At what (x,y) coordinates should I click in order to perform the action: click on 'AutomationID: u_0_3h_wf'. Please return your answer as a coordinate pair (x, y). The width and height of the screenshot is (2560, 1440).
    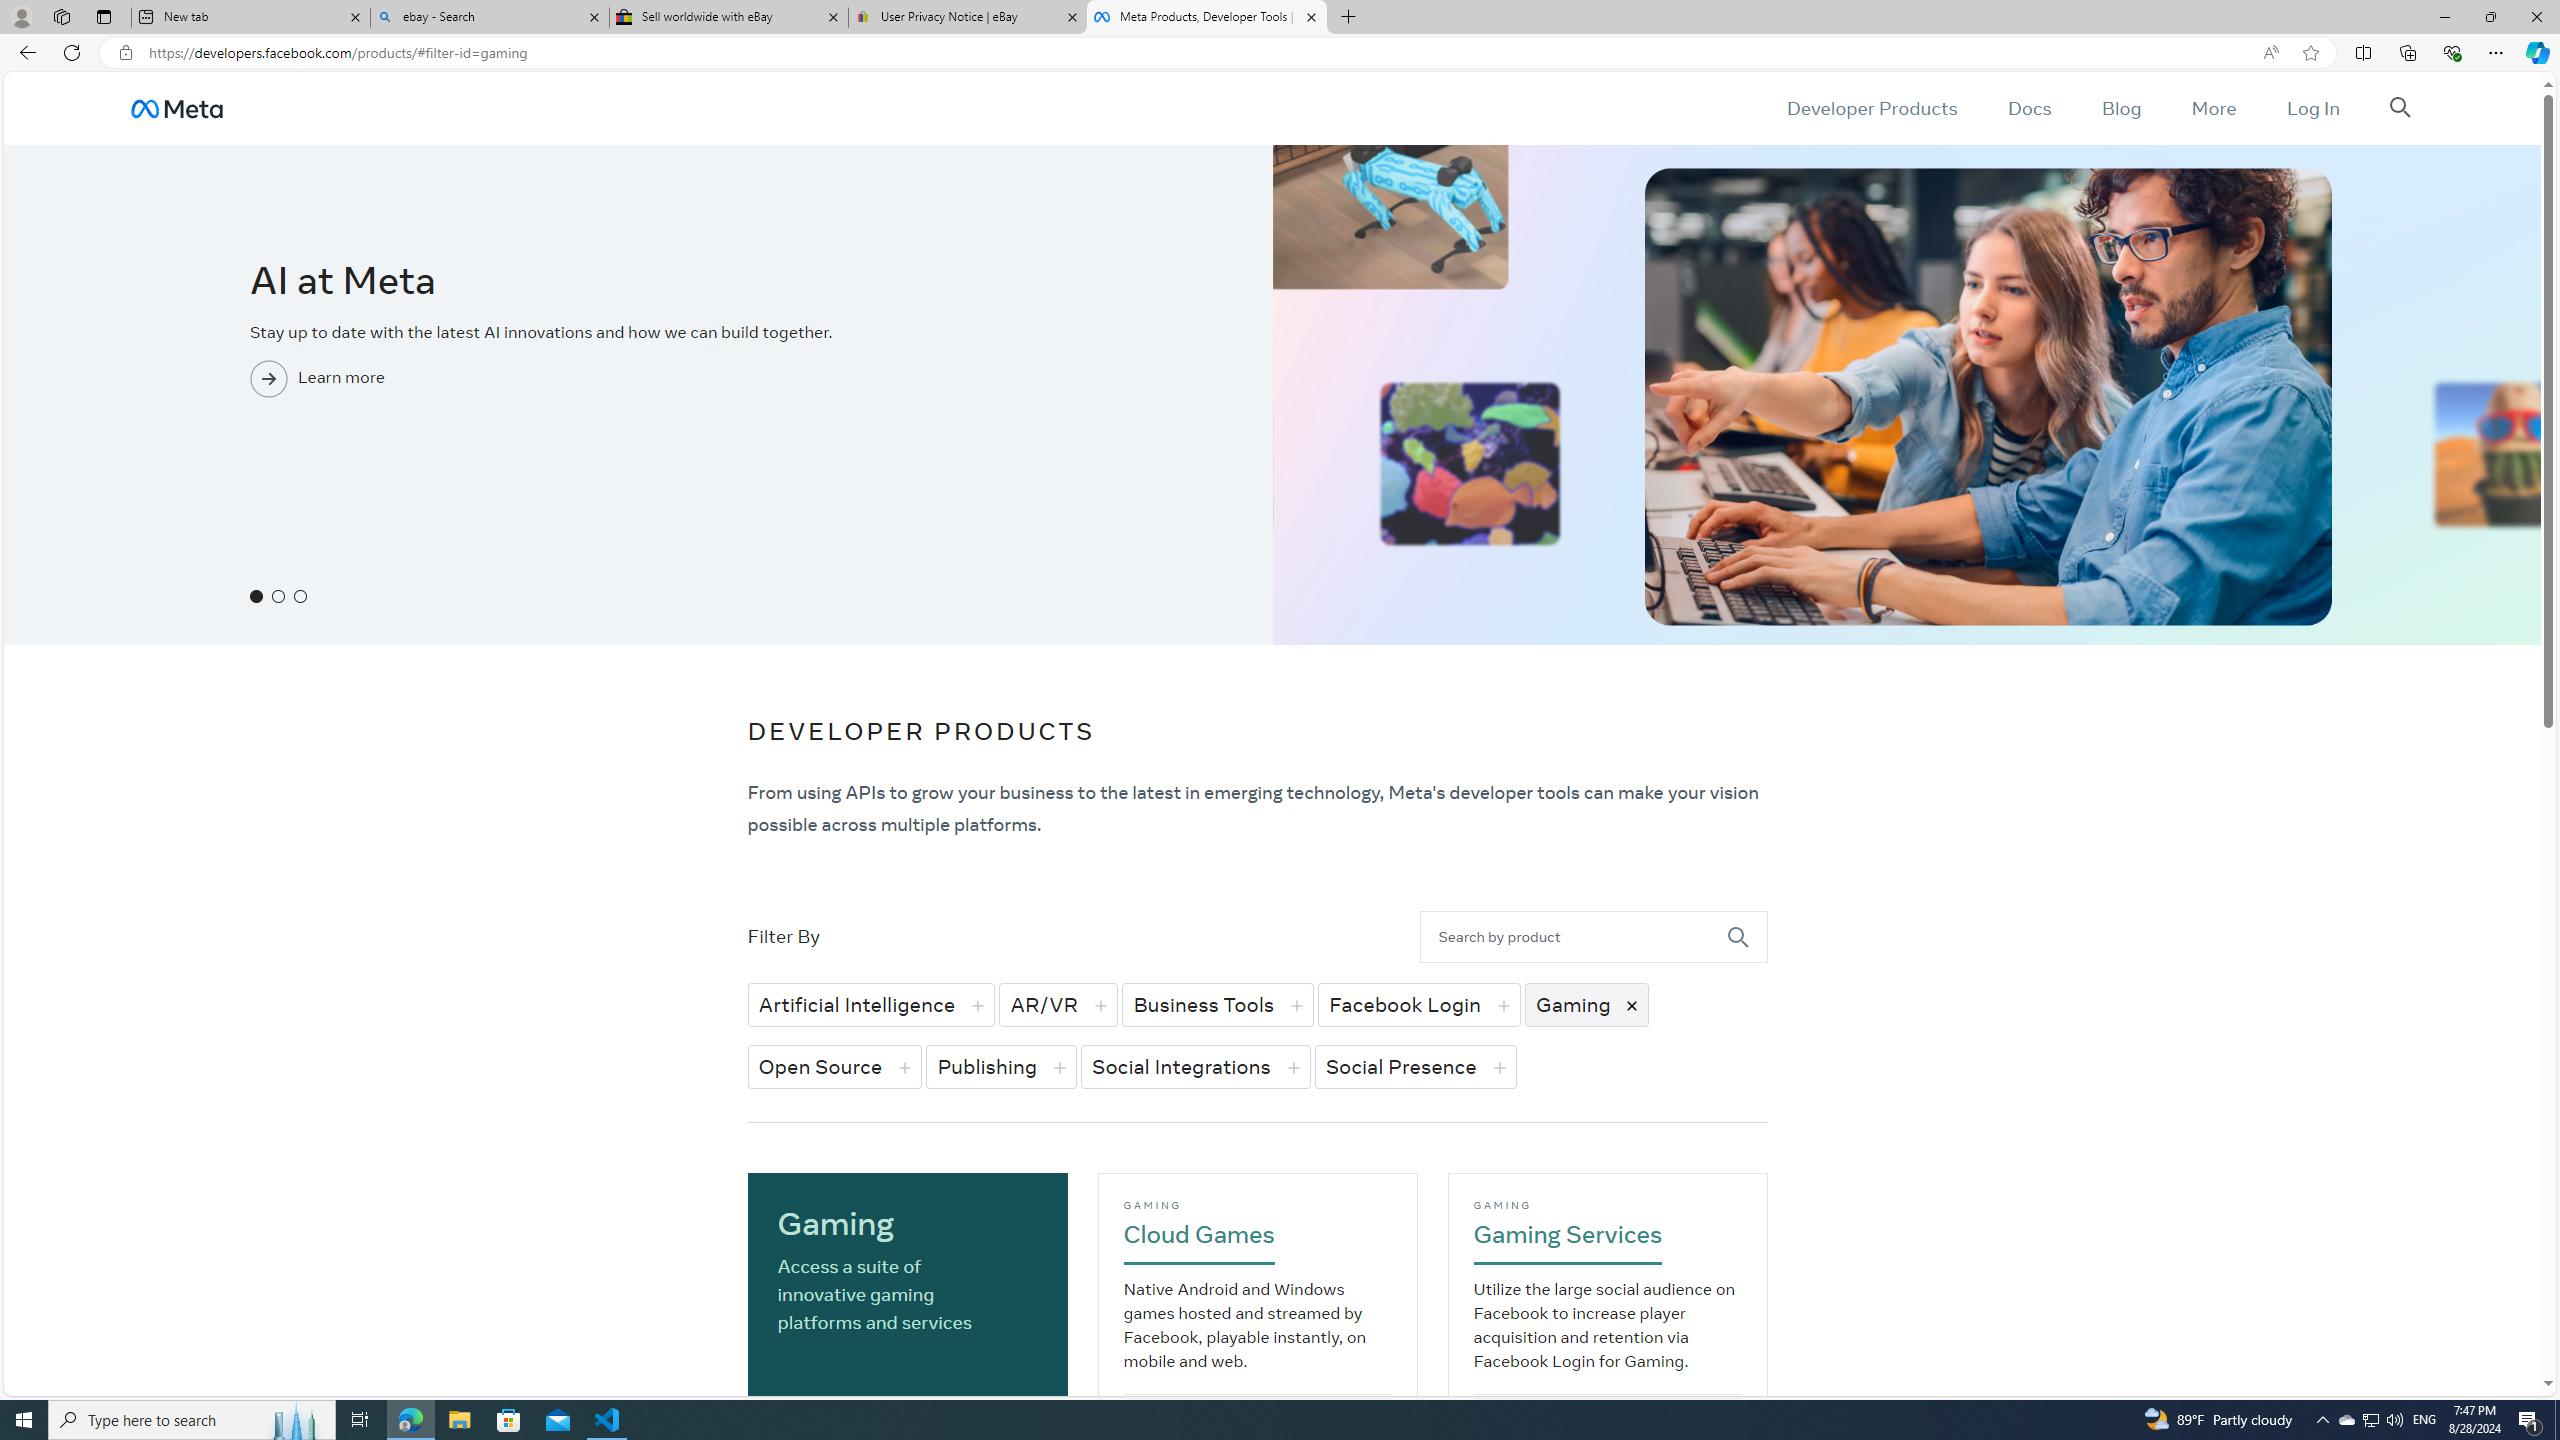
    Looking at the image, I should click on (175, 107).